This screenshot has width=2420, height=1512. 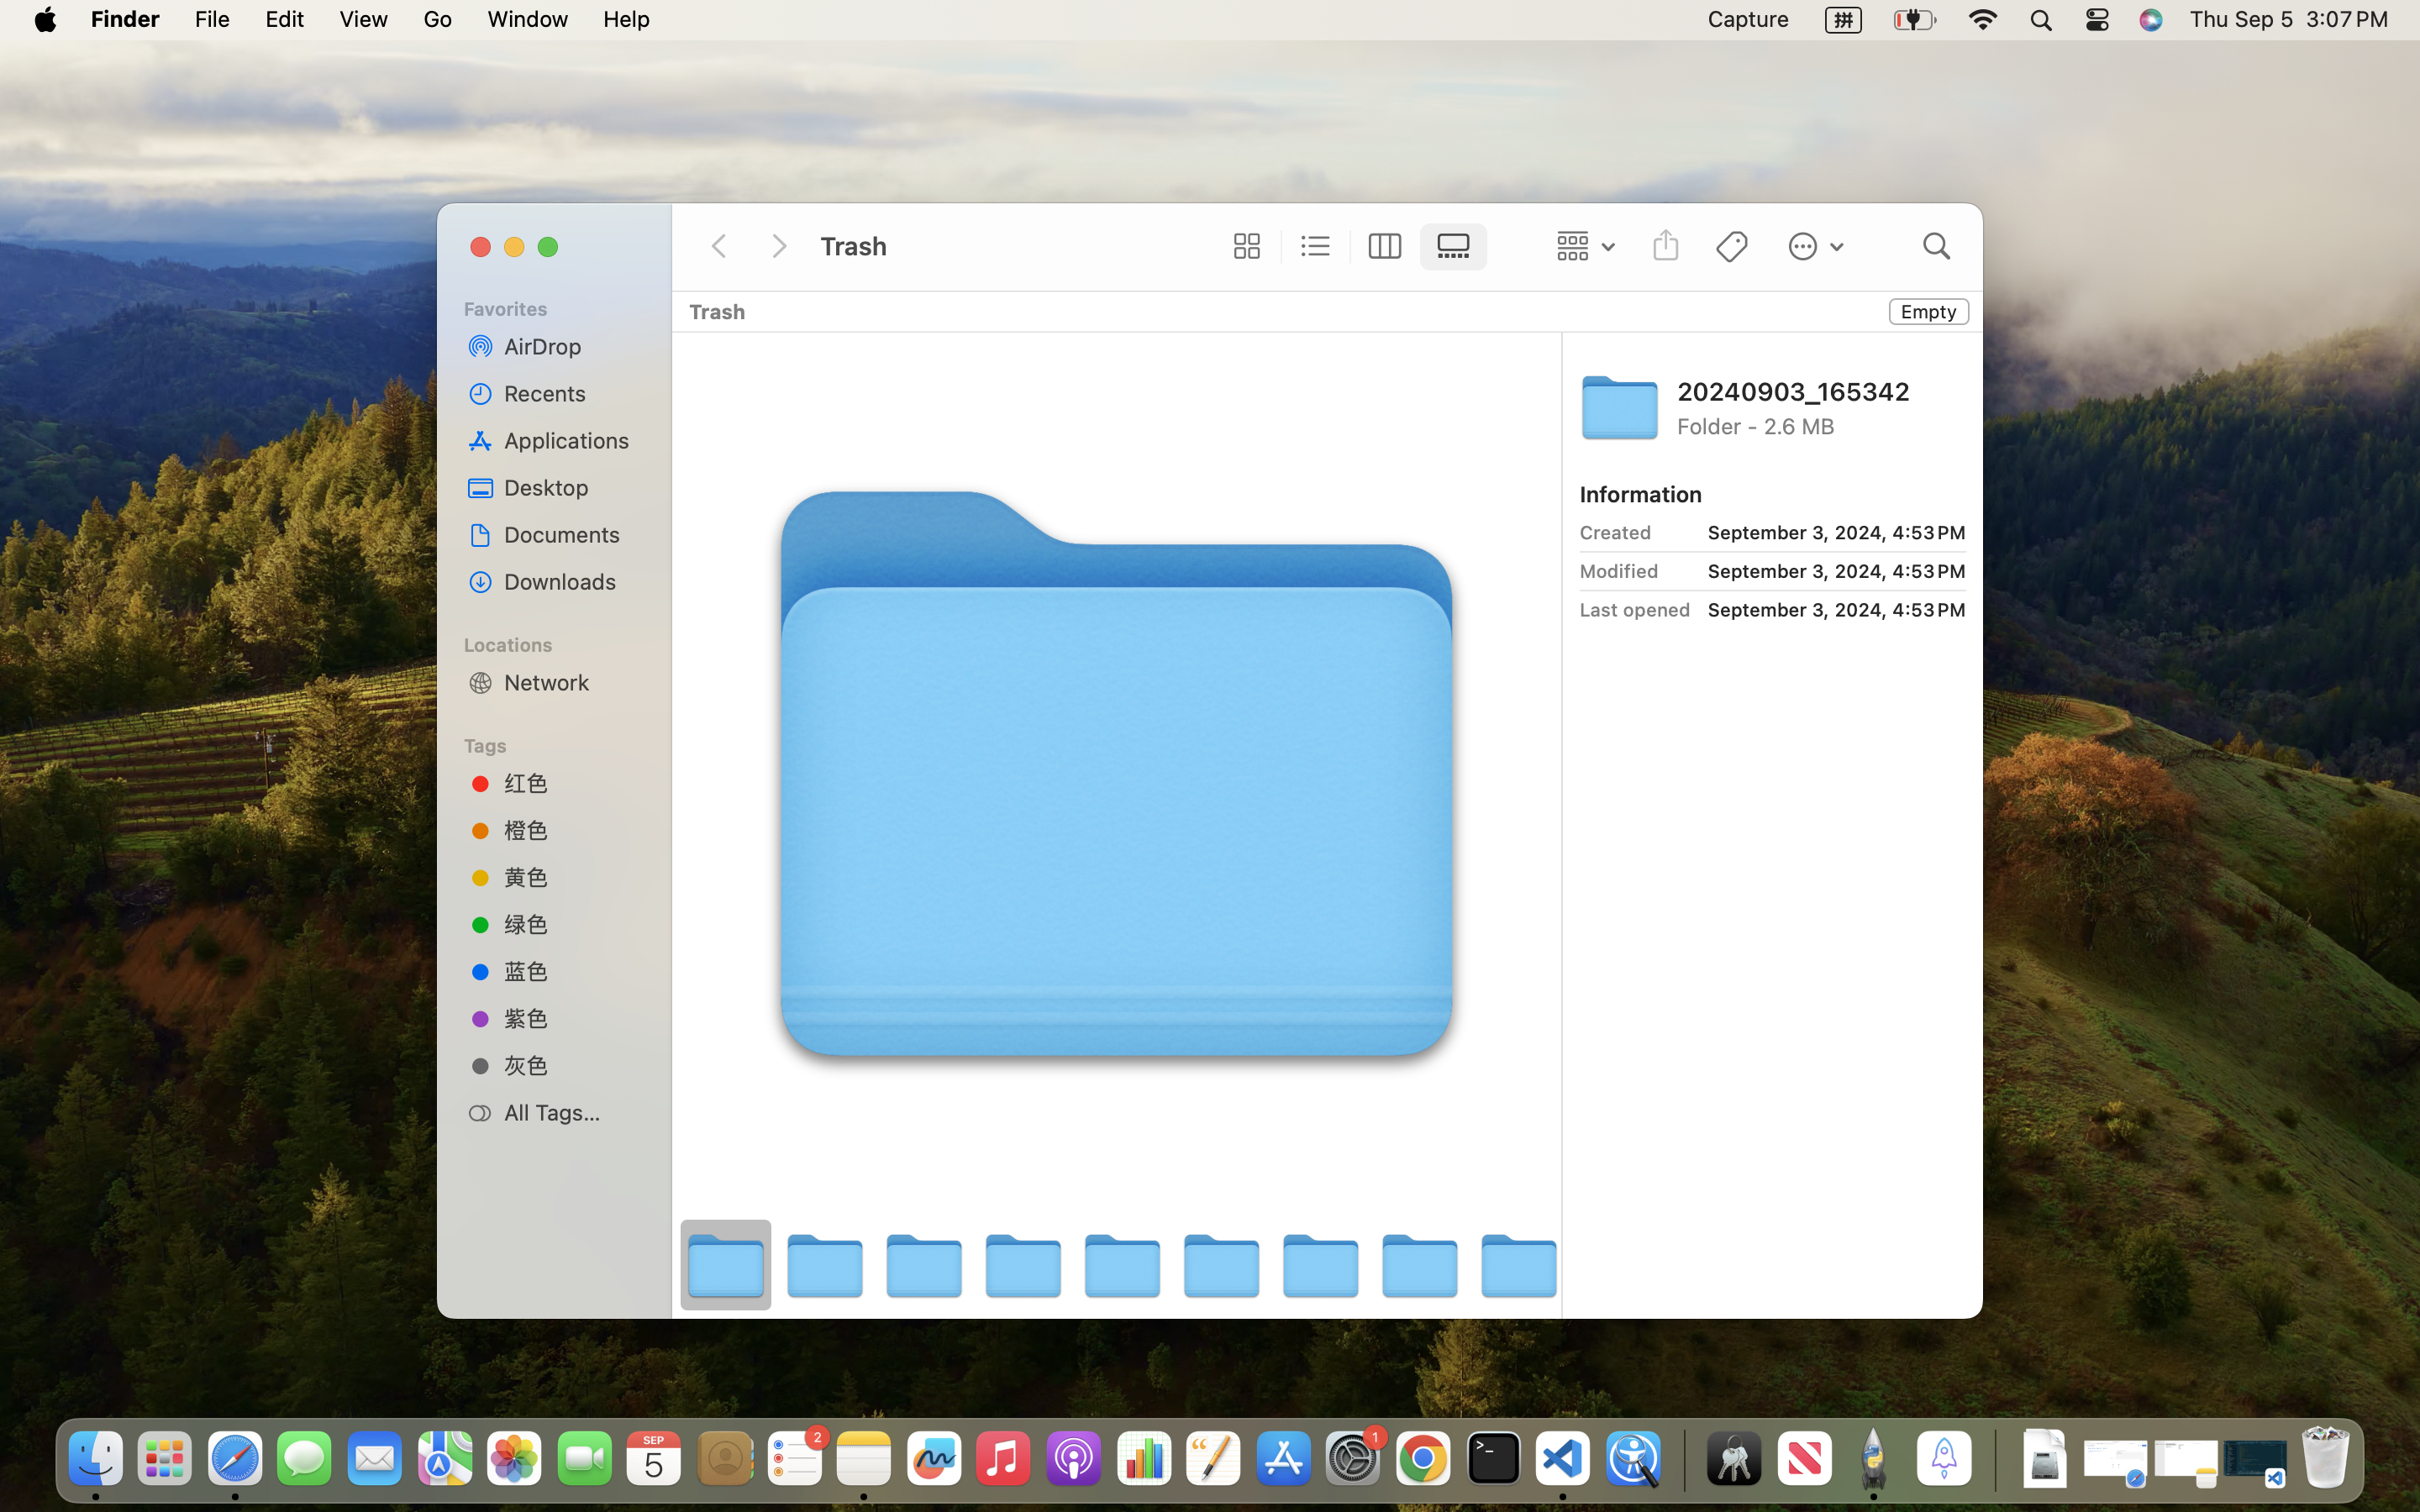 I want to click on '红色', so click(x=571, y=782).